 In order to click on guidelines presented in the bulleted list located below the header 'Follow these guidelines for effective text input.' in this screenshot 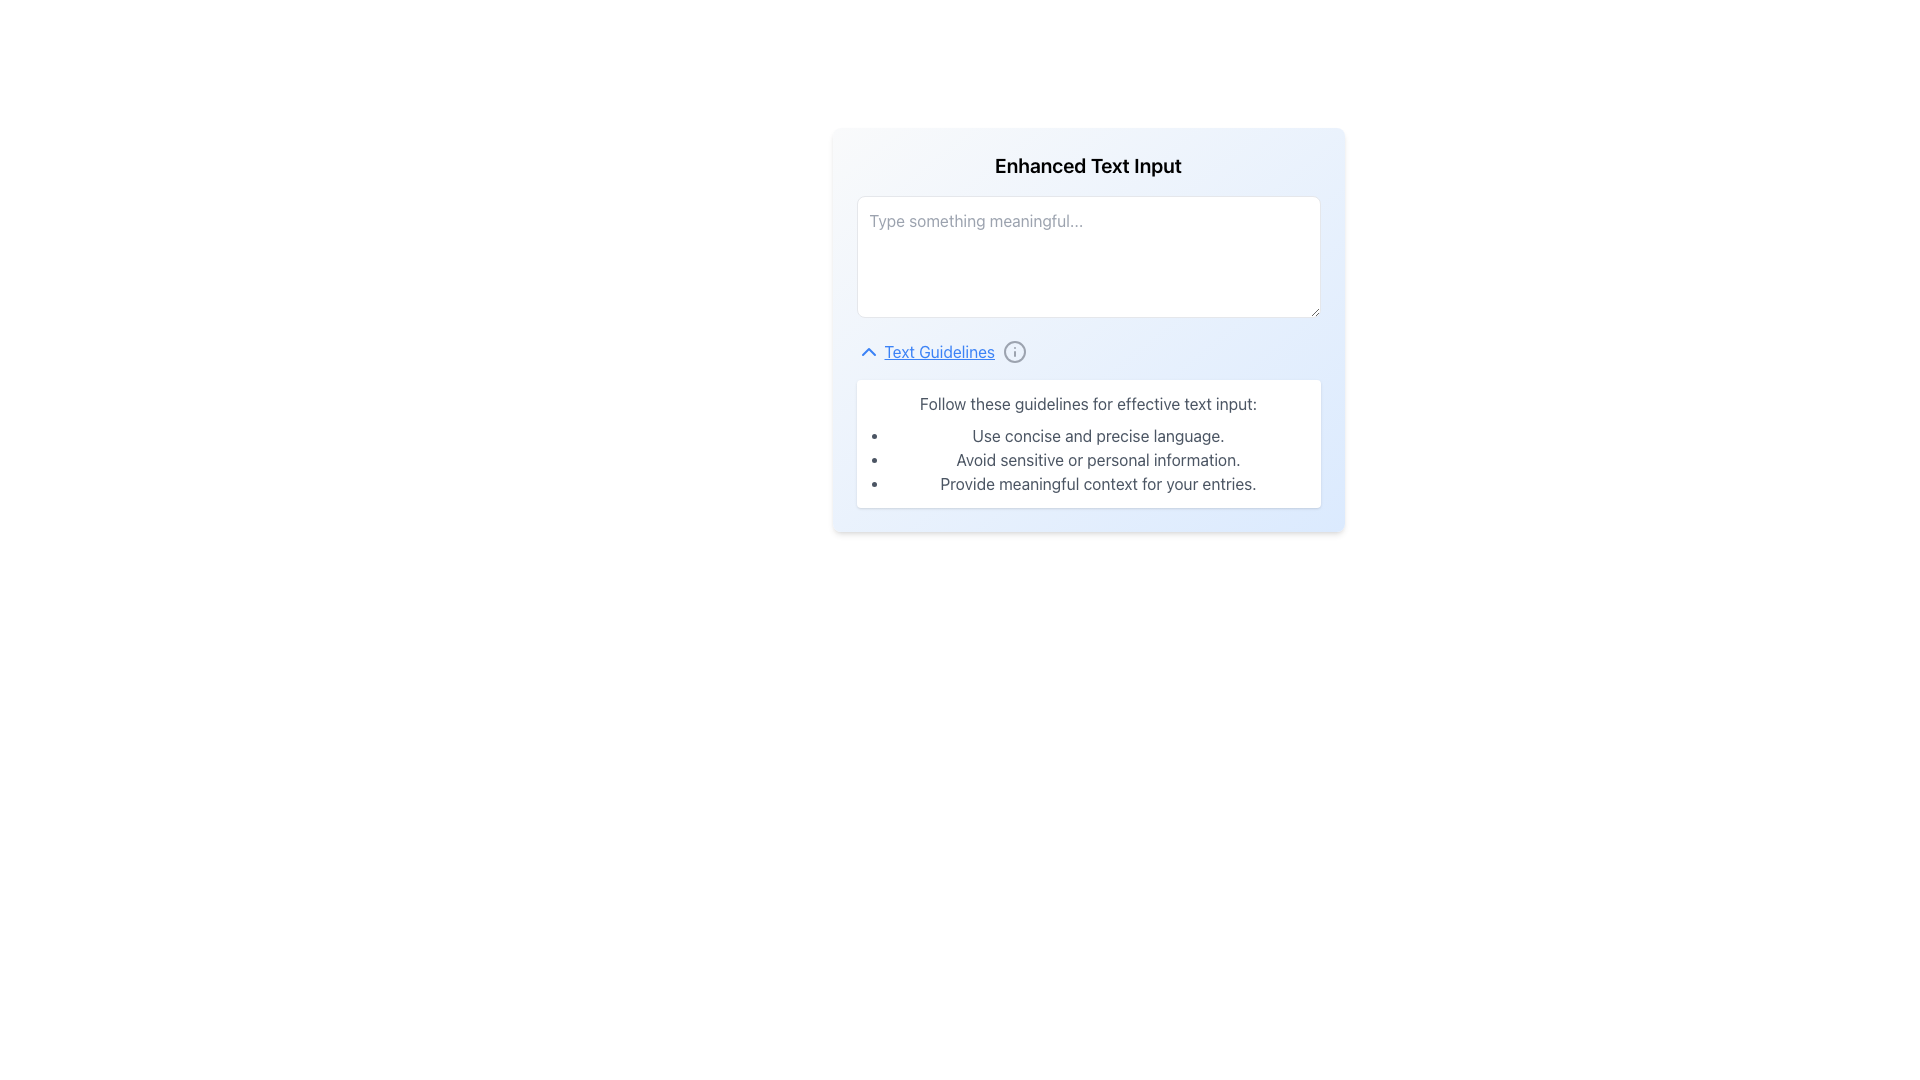, I will do `click(1097, 459)`.